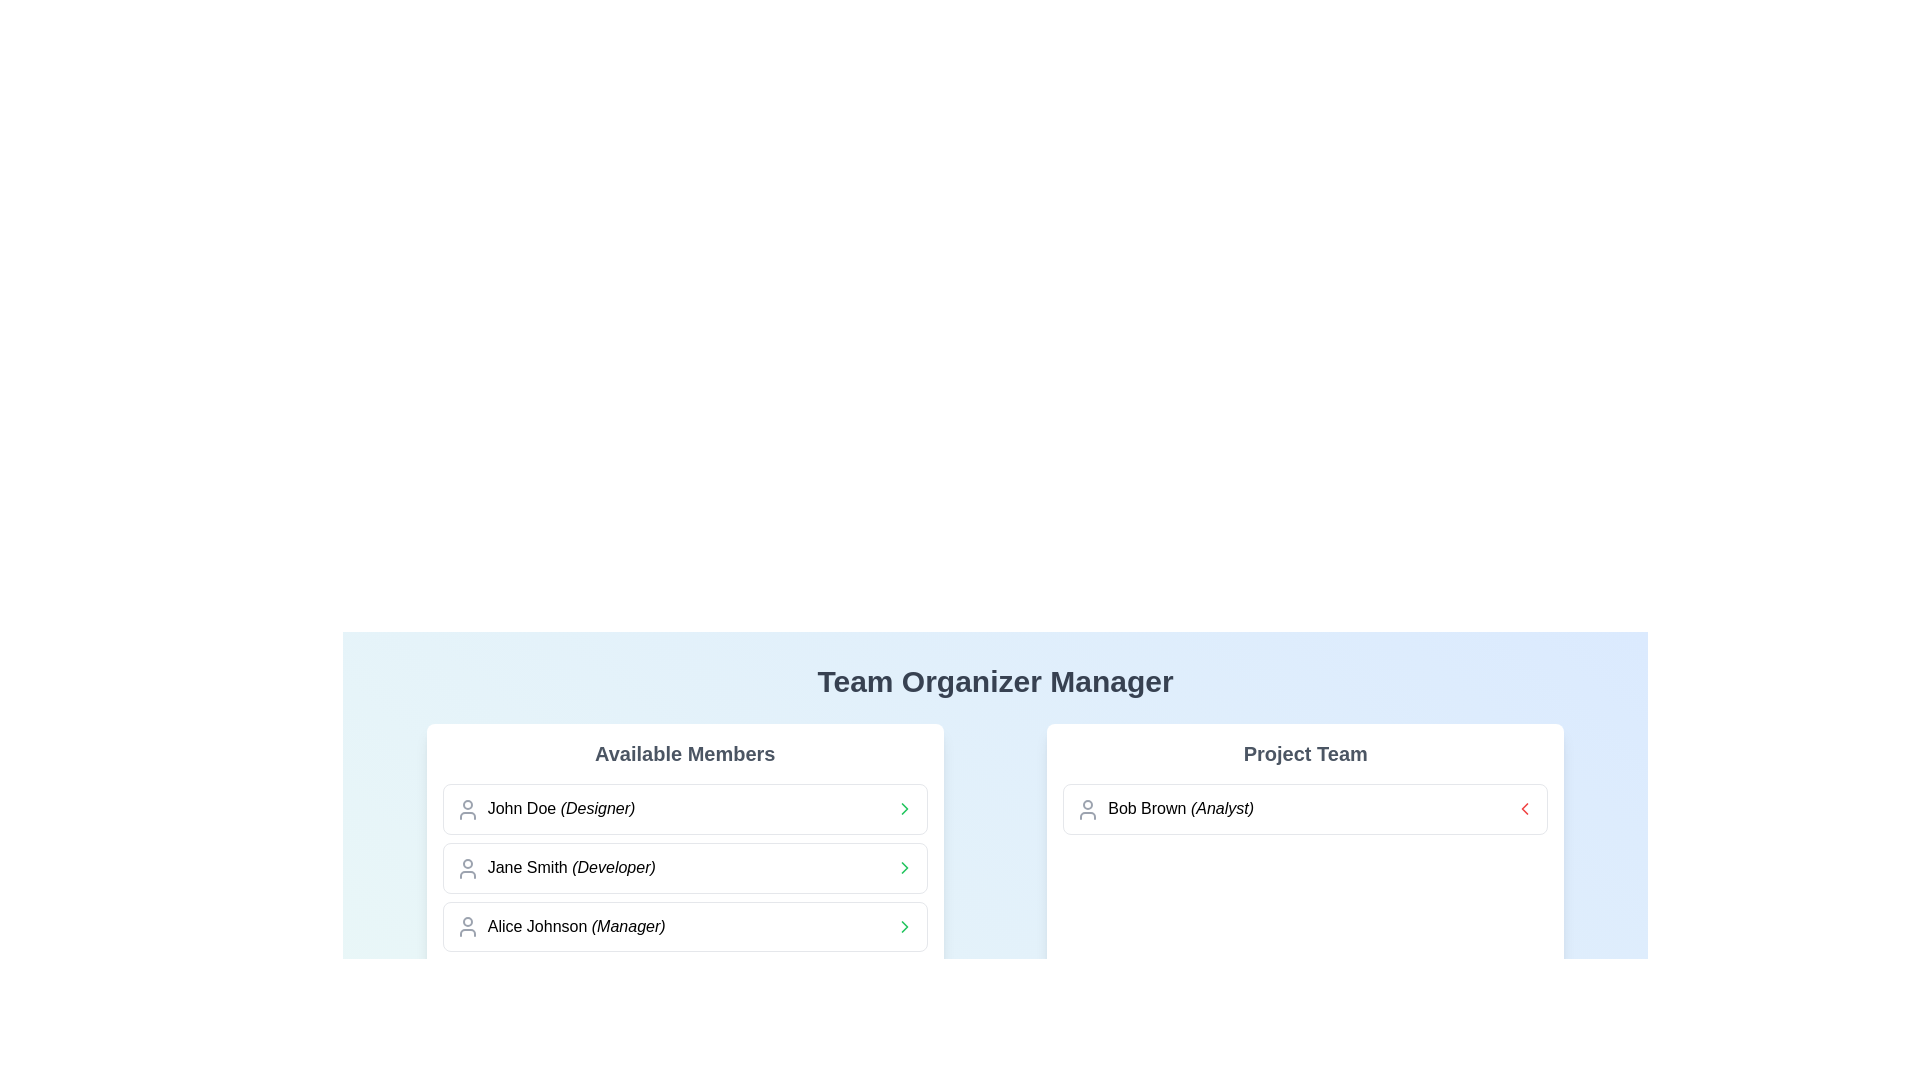 The image size is (1920, 1080). Describe the element at coordinates (685, 808) in the screenshot. I see `the list item entry for 'John Doe', labeled as 'Designer'` at that location.